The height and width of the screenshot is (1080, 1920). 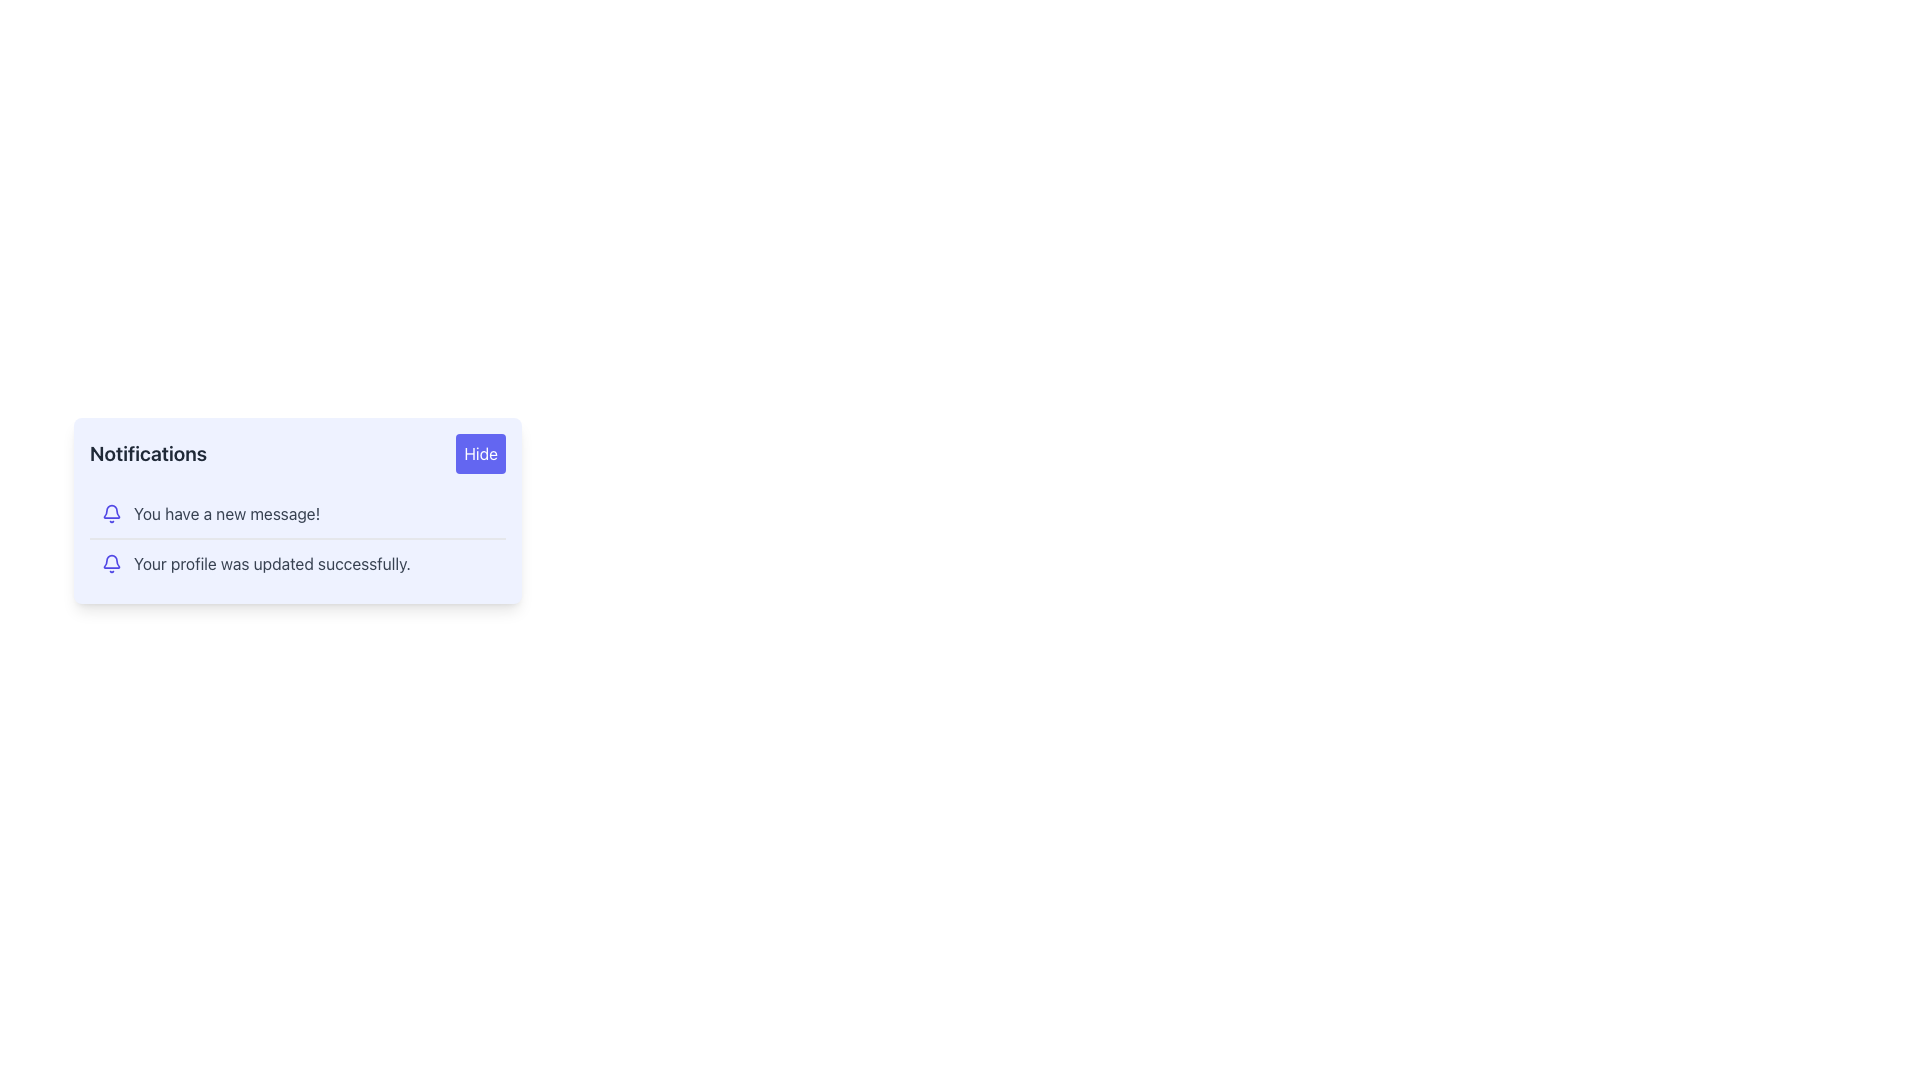 What do you see at coordinates (110, 512) in the screenshot?
I see `the bell icon that symbolizes notifications, located at the top-left corner of the notification block, to the left of the text 'You have a new message!'` at bounding box center [110, 512].